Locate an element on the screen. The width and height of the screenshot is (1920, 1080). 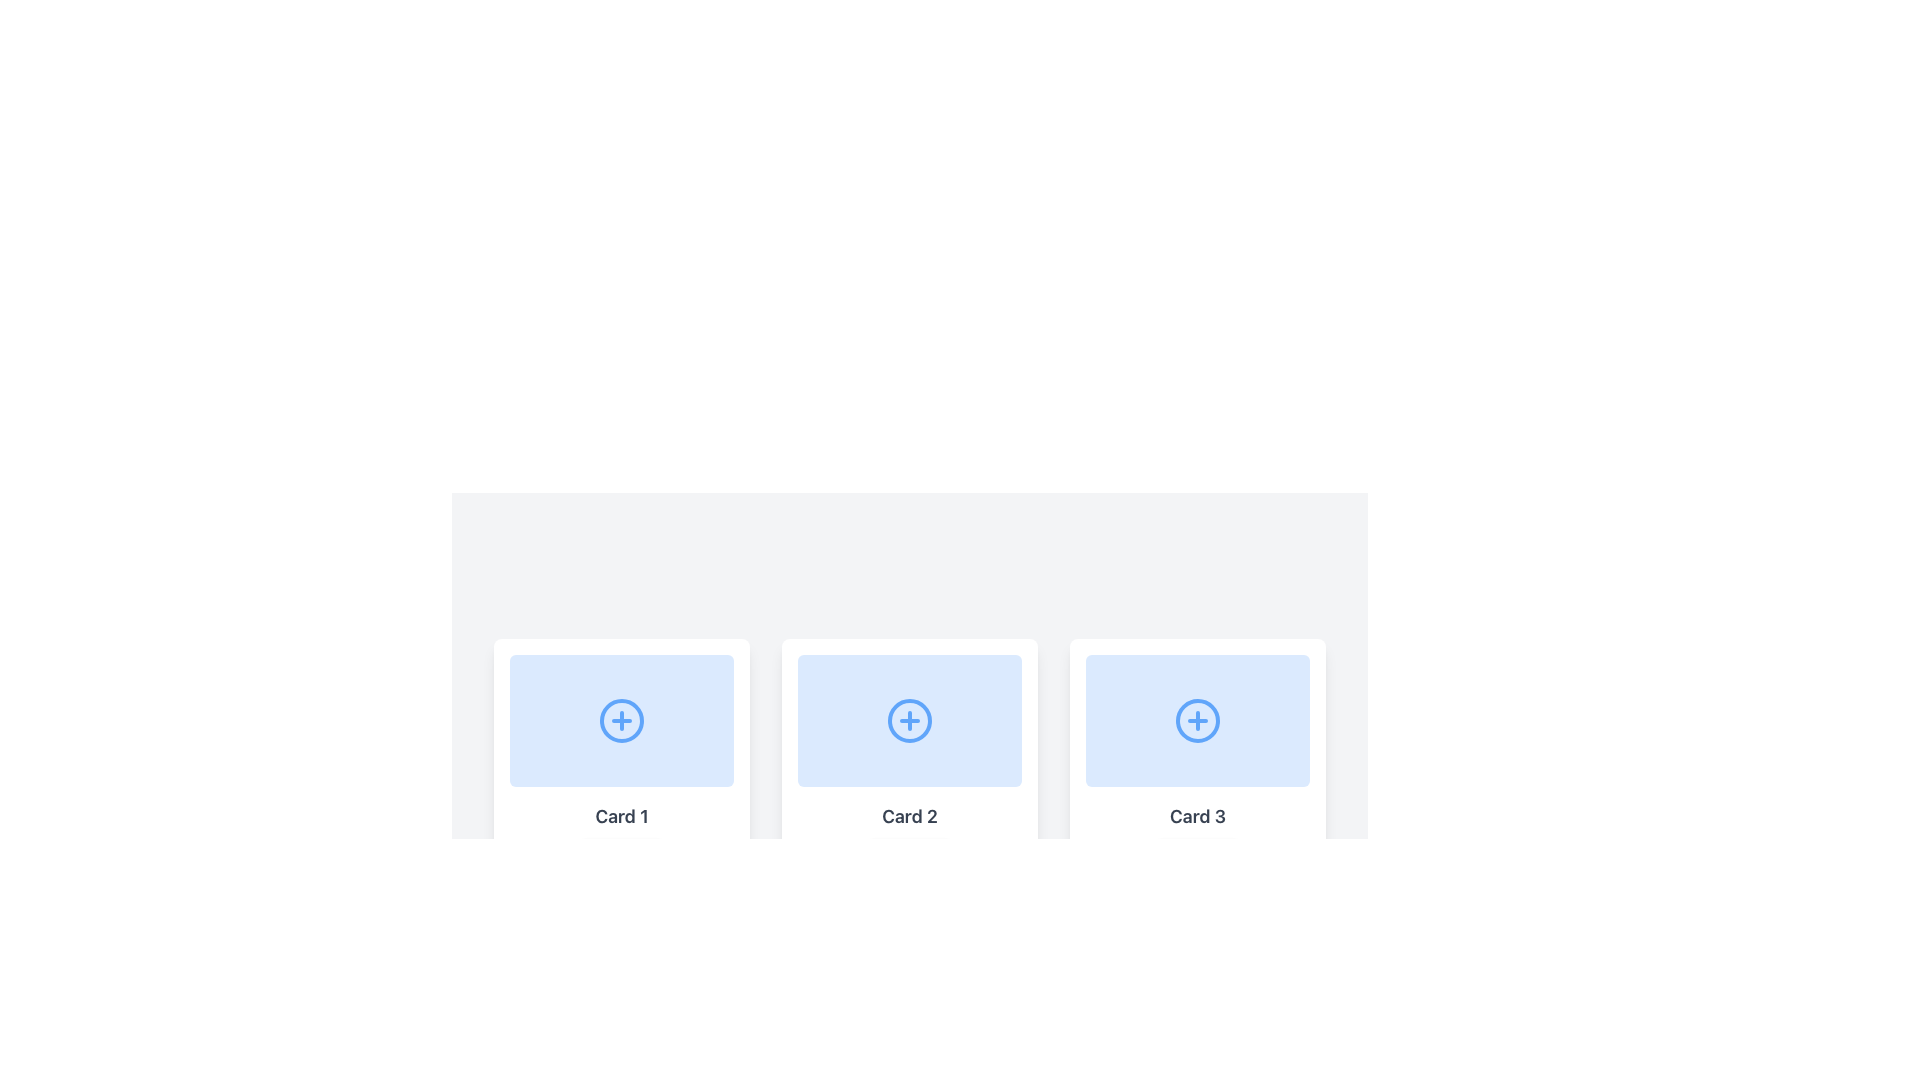
the text label displaying 'Card 3', which is styled with a large, bold font in dark gray, located in the third card of a grid layout is located at coordinates (1198, 817).